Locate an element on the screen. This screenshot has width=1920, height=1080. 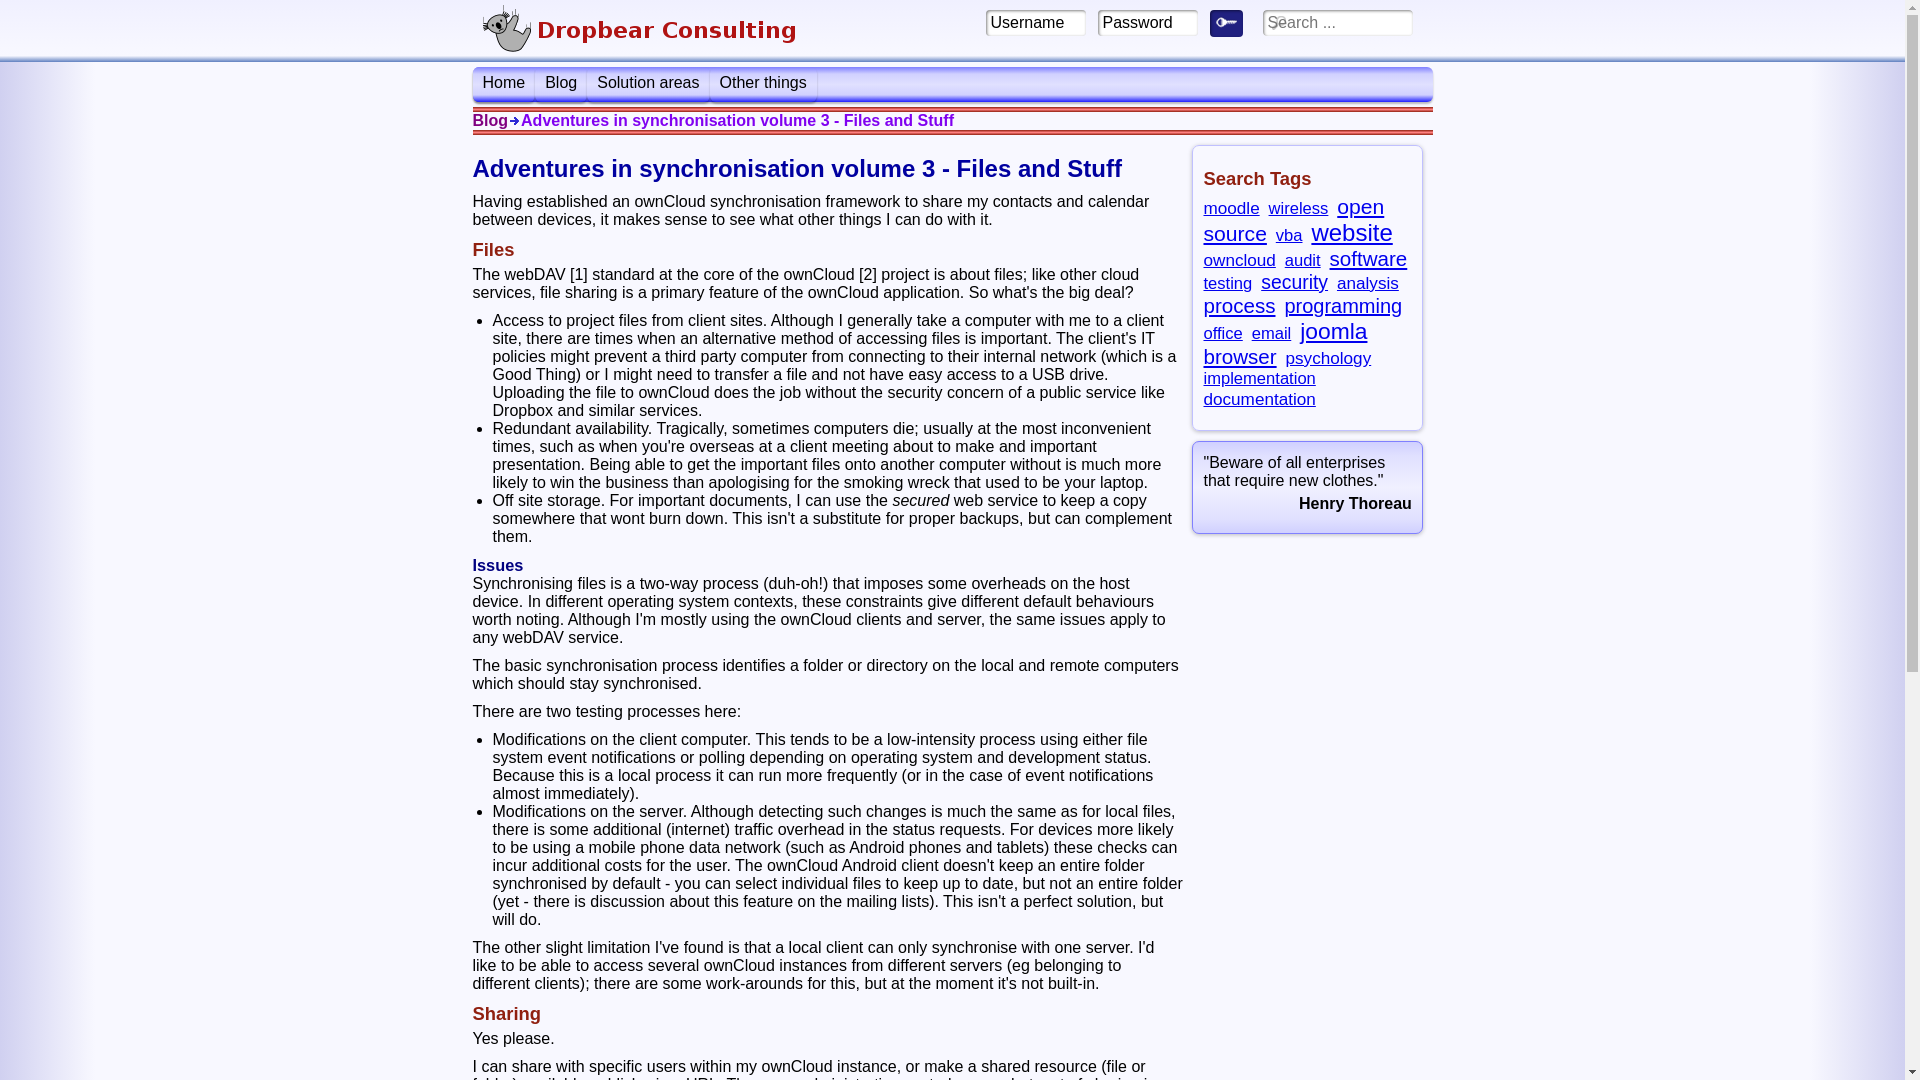
'software' is located at coordinates (1329, 257).